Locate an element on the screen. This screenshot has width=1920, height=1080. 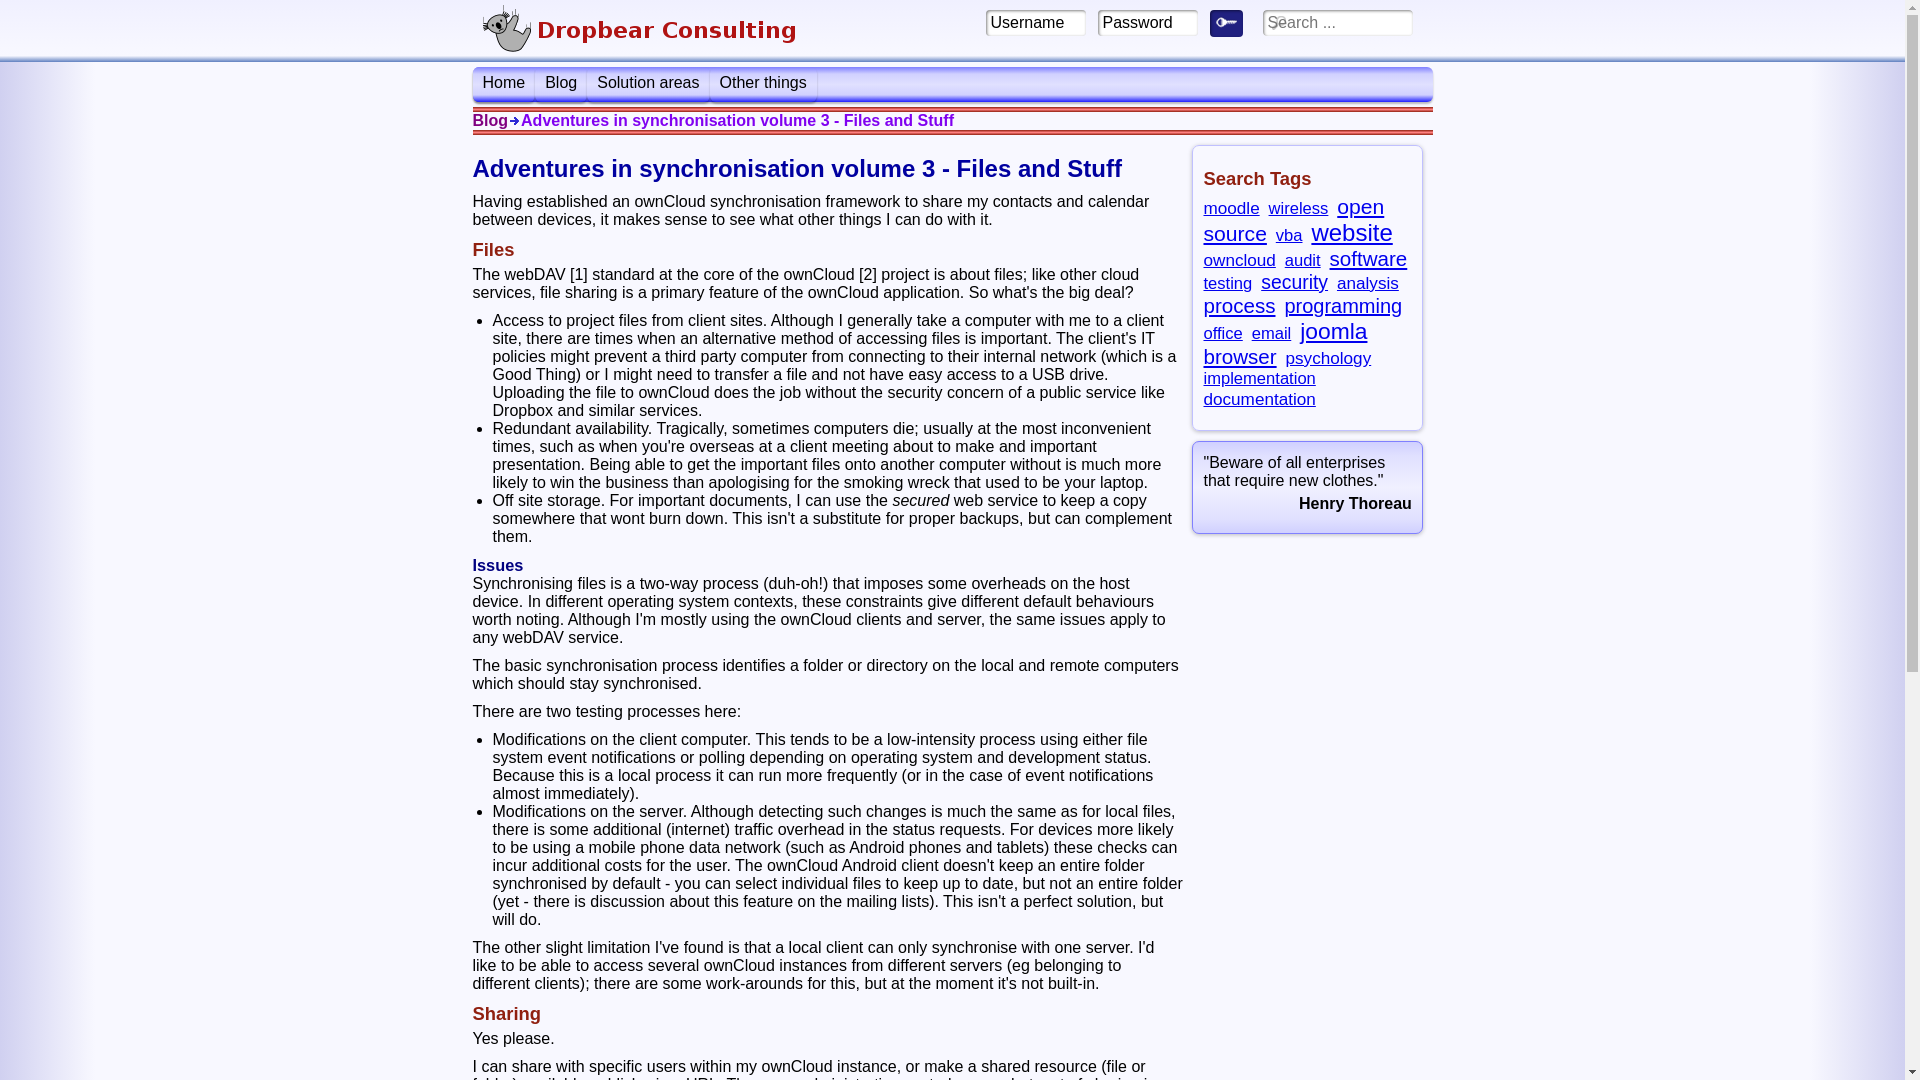
'software' is located at coordinates (1329, 257).